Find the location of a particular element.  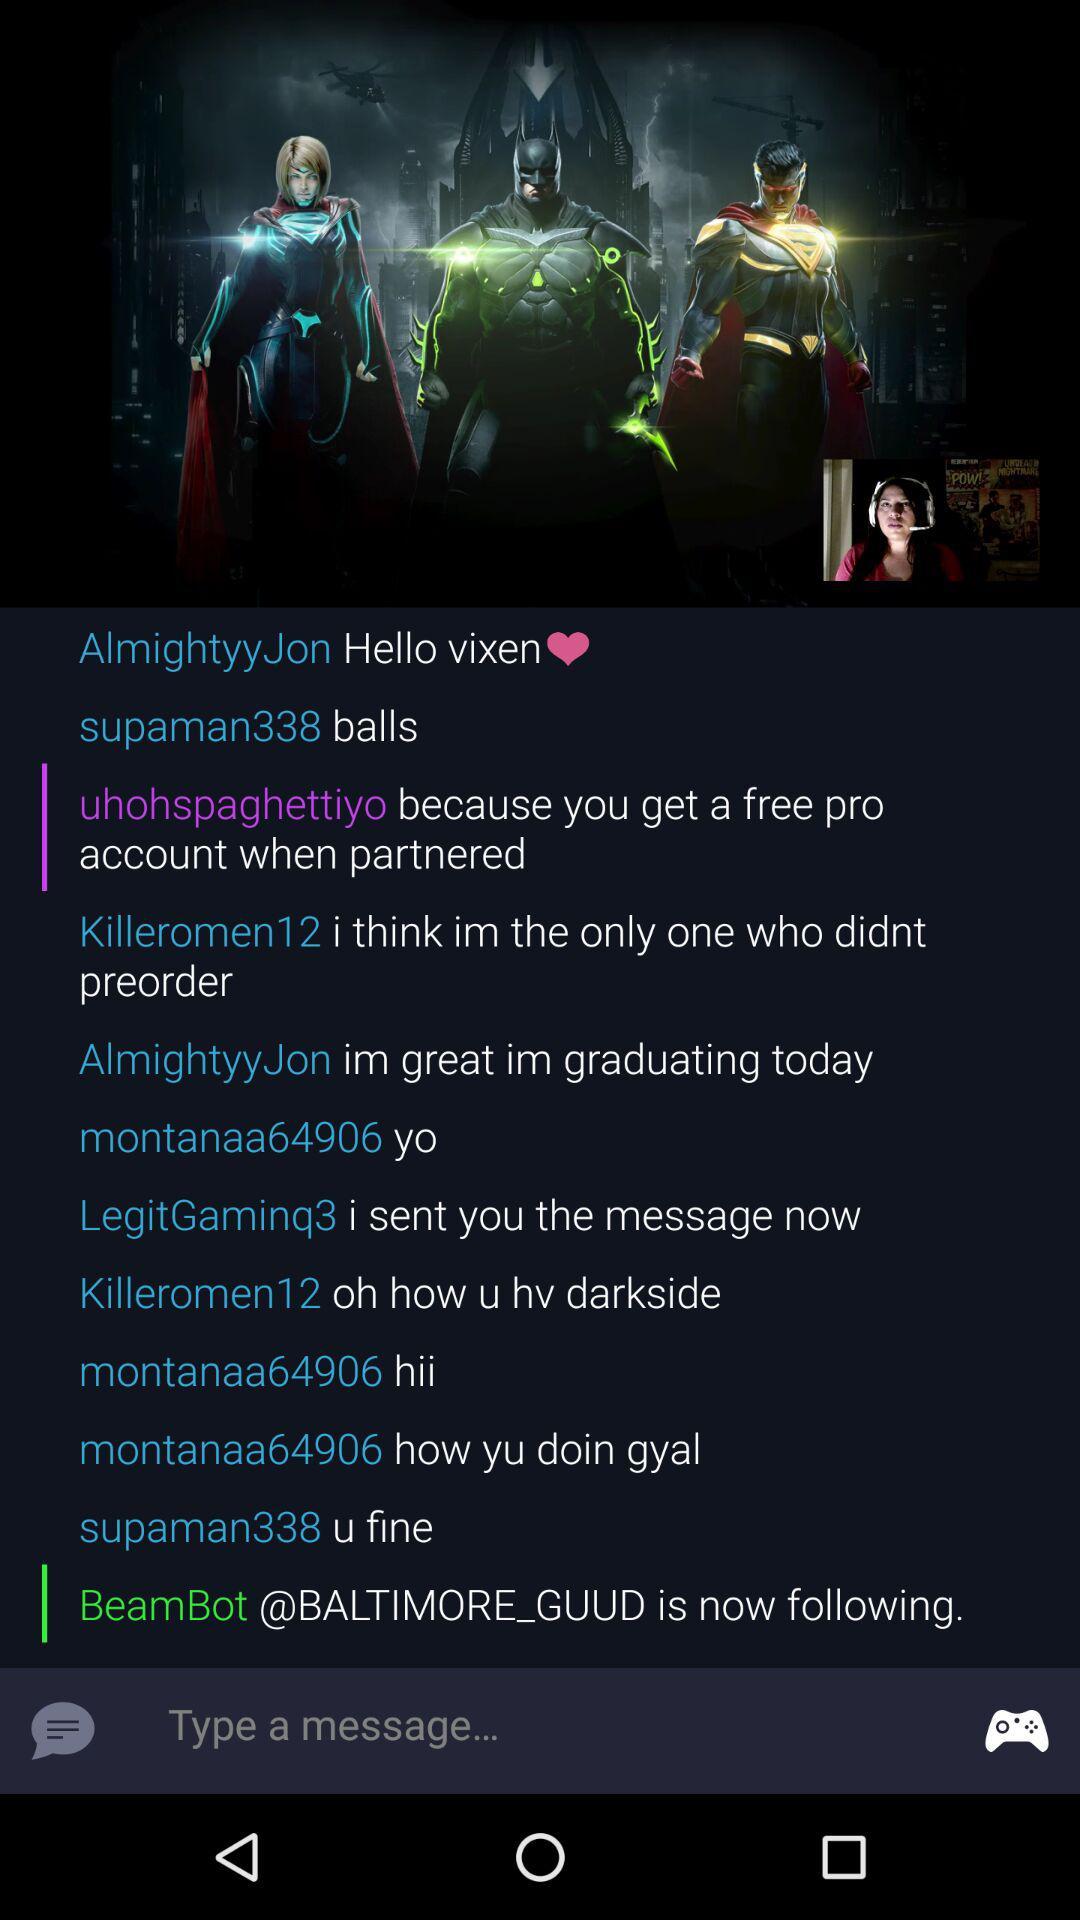

the chat icon is located at coordinates (1017, 1730).